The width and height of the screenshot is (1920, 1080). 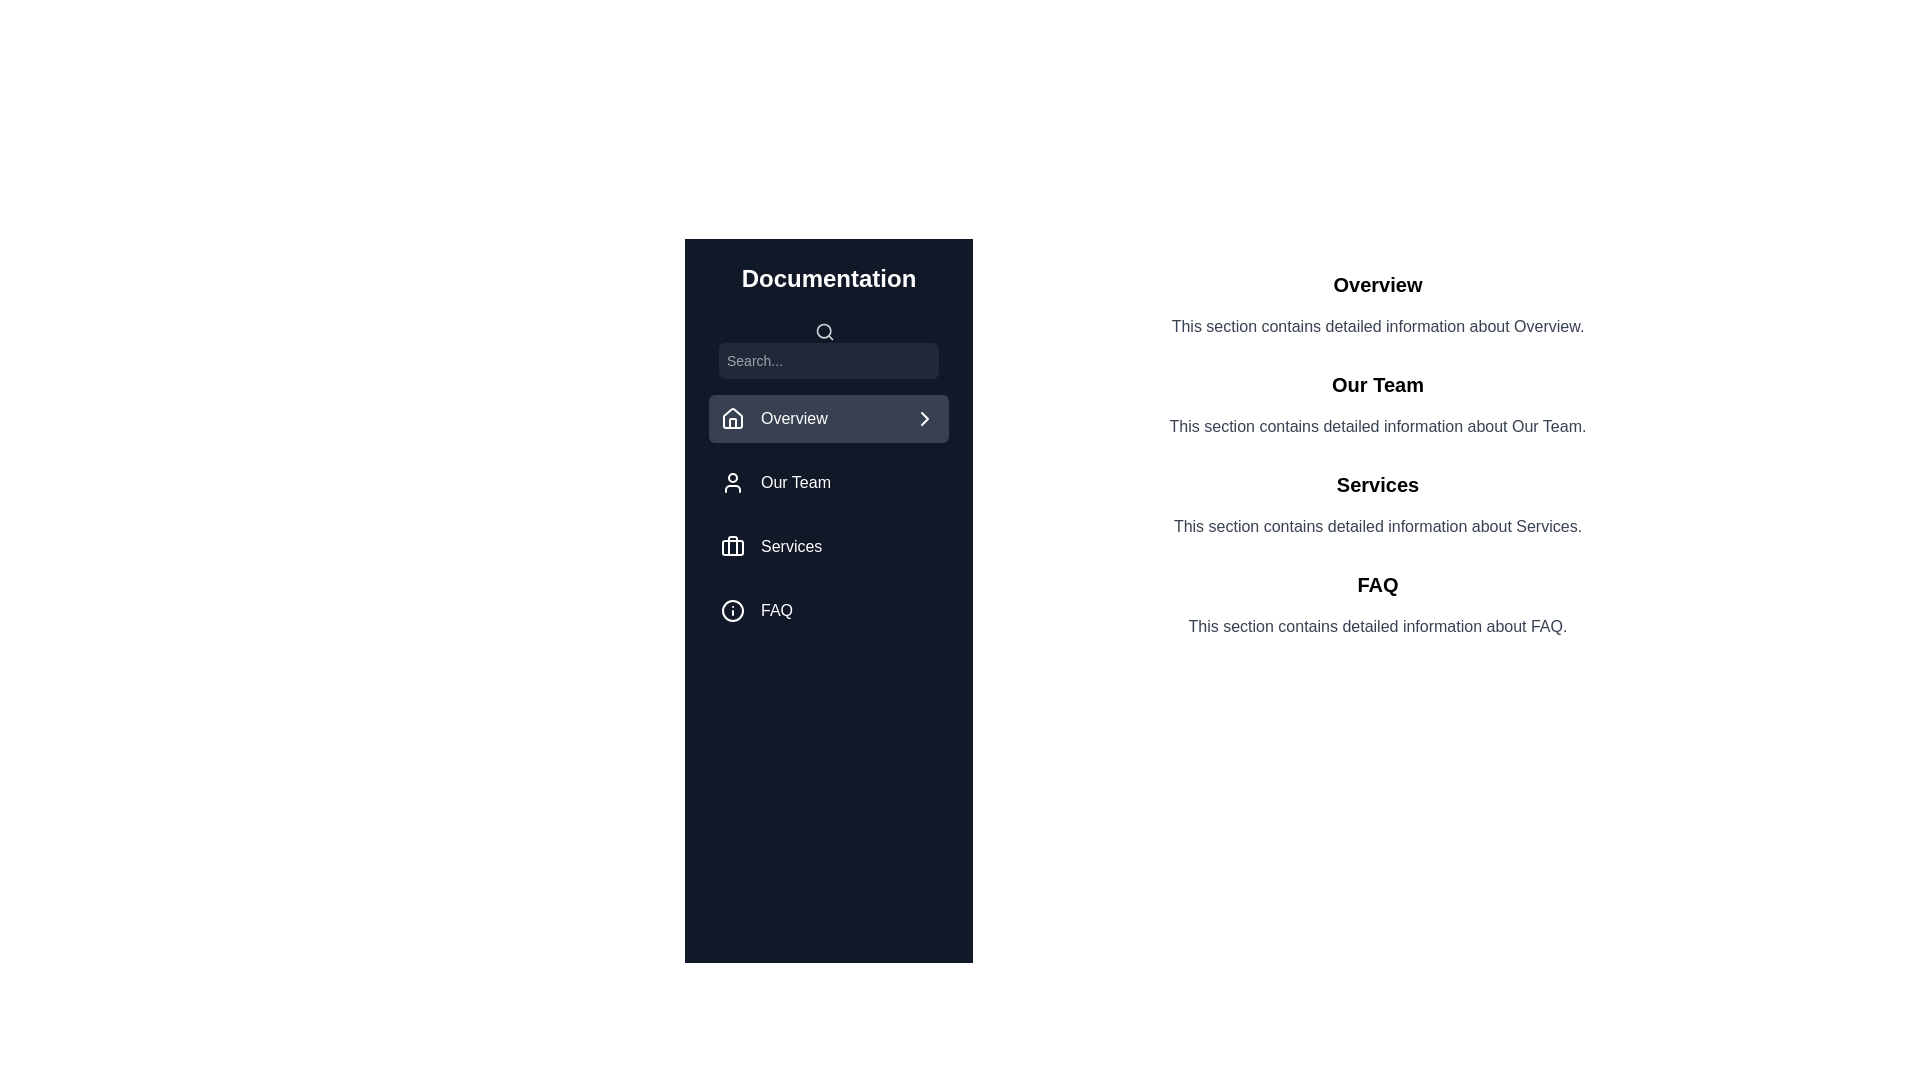 I want to click on text displayed on the 'Services' label located in the left vertical navigation bar, which appears in a white sans-serif font against a dark background, so click(x=790, y=547).